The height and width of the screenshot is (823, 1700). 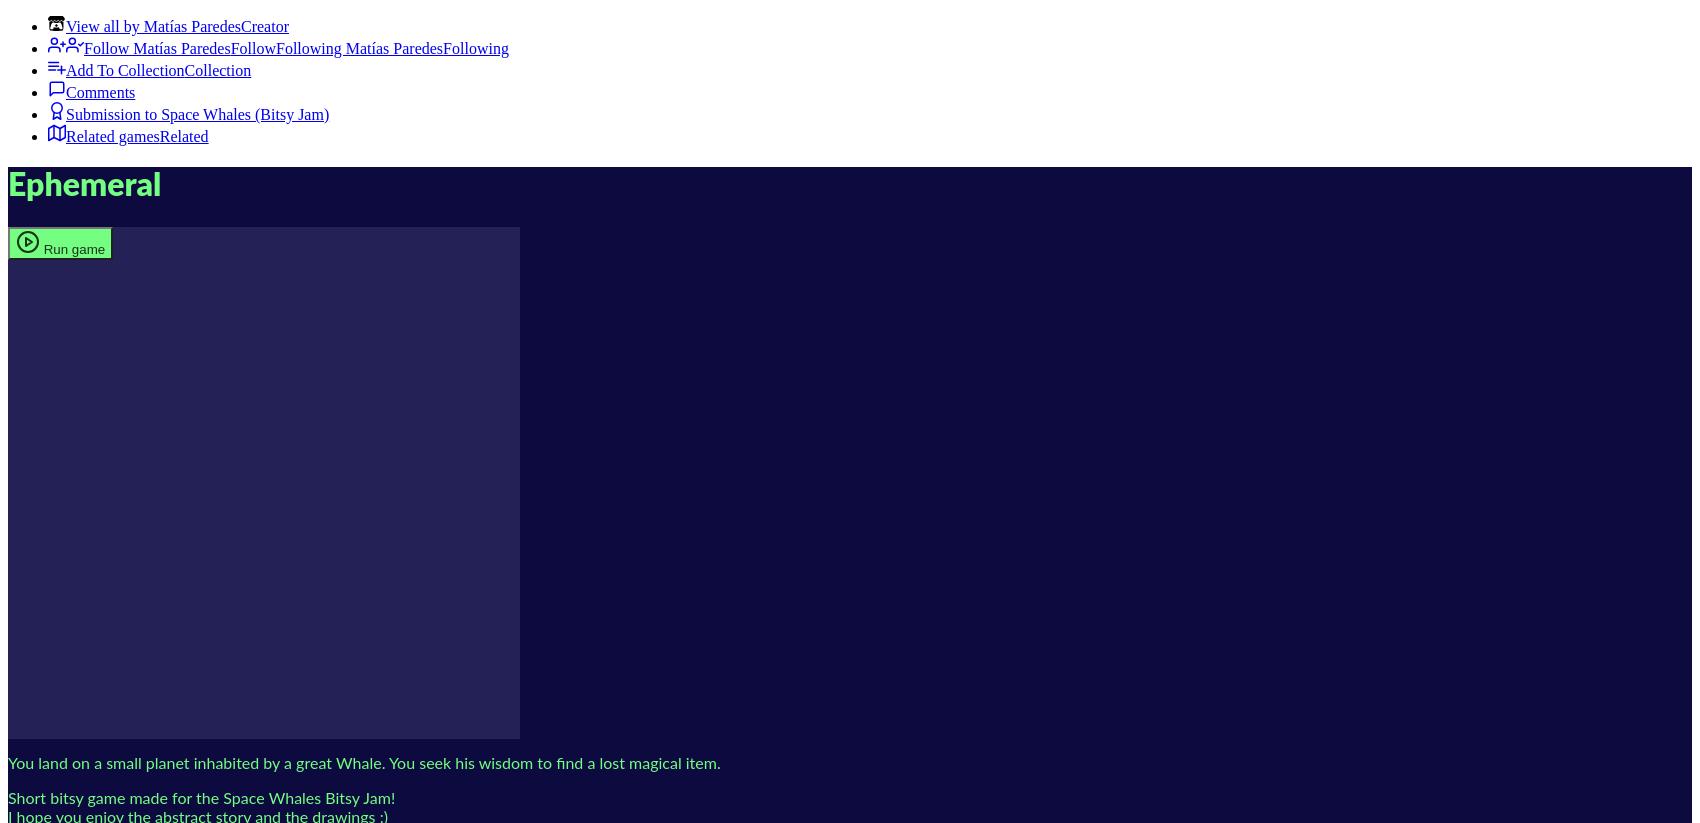 What do you see at coordinates (100, 91) in the screenshot?
I see `'Comments'` at bounding box center [100, 91].